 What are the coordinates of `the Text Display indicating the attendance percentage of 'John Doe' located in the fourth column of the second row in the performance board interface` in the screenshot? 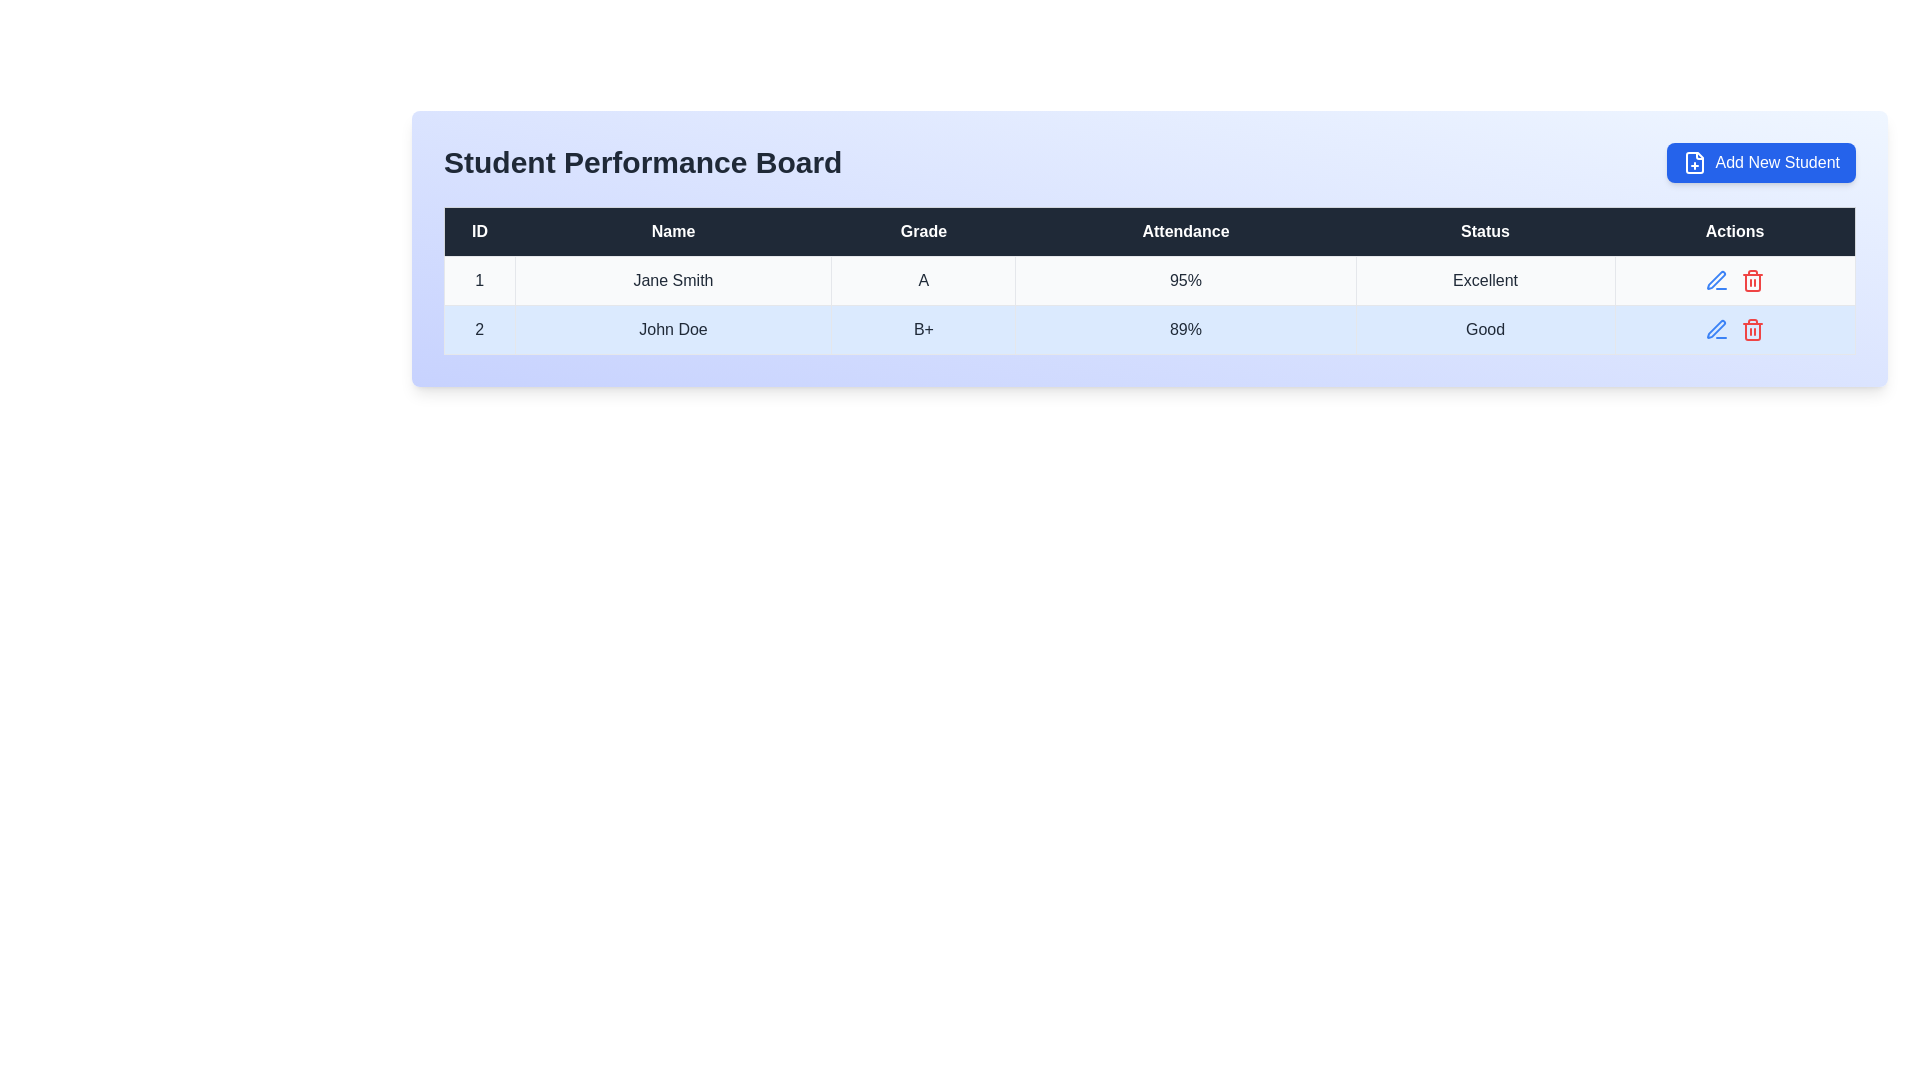 It's located at (1185, 329).